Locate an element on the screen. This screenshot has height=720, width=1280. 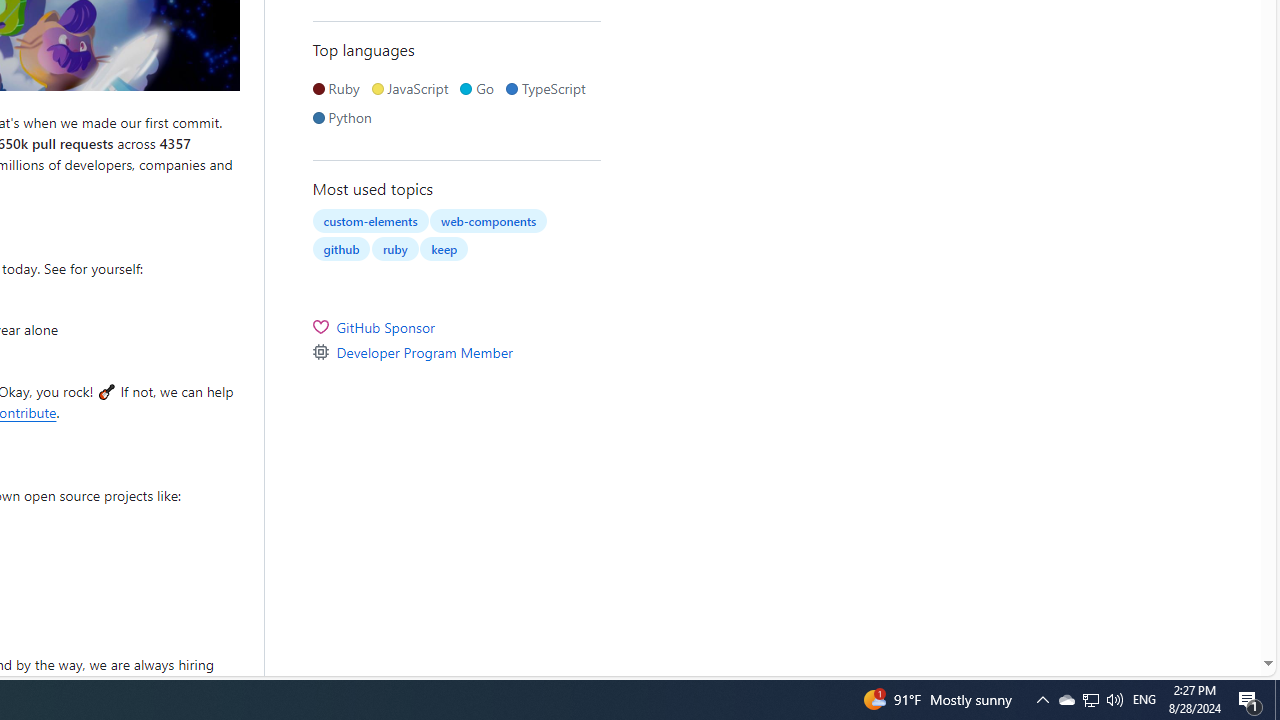
'GitHub Sponsor' is located at coordinates (455, 325).